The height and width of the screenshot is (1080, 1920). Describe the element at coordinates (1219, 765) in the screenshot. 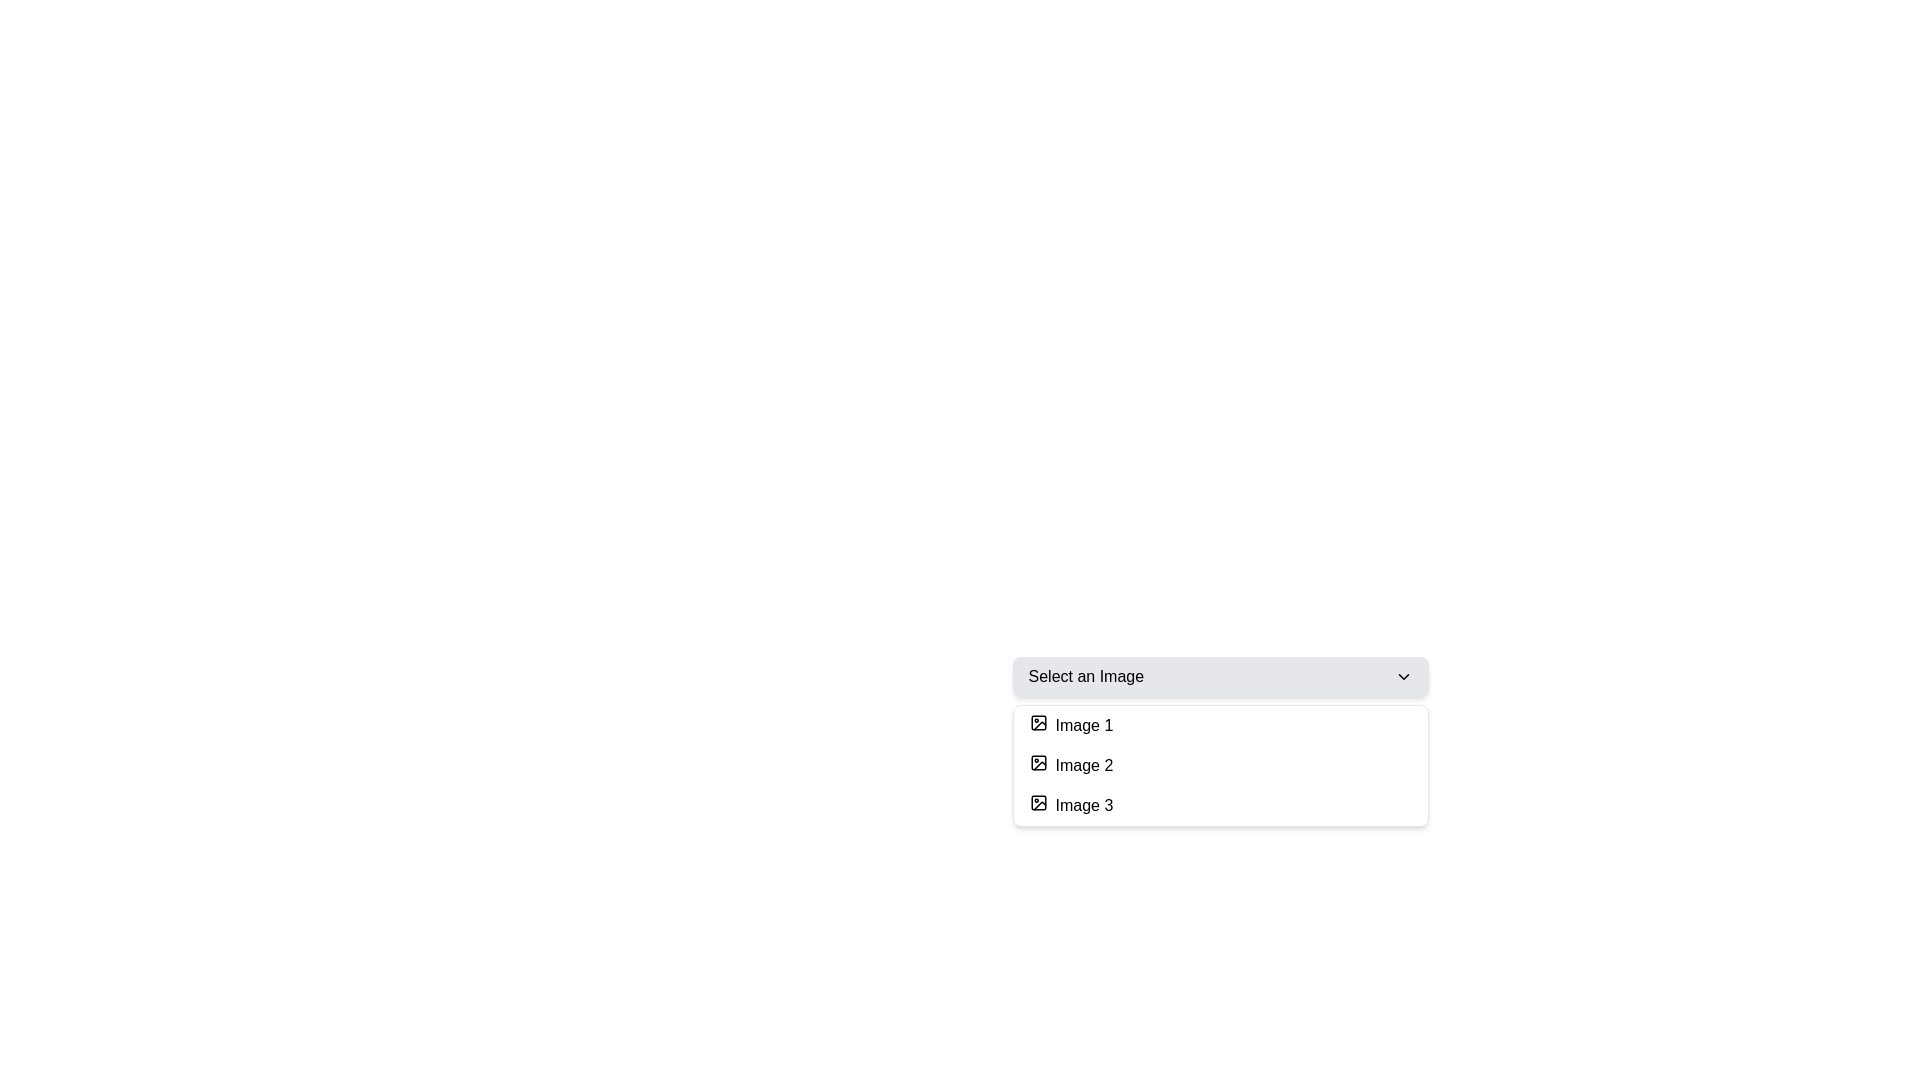

I see `the 'Image 2' entry in the dropdown menu` at that location.